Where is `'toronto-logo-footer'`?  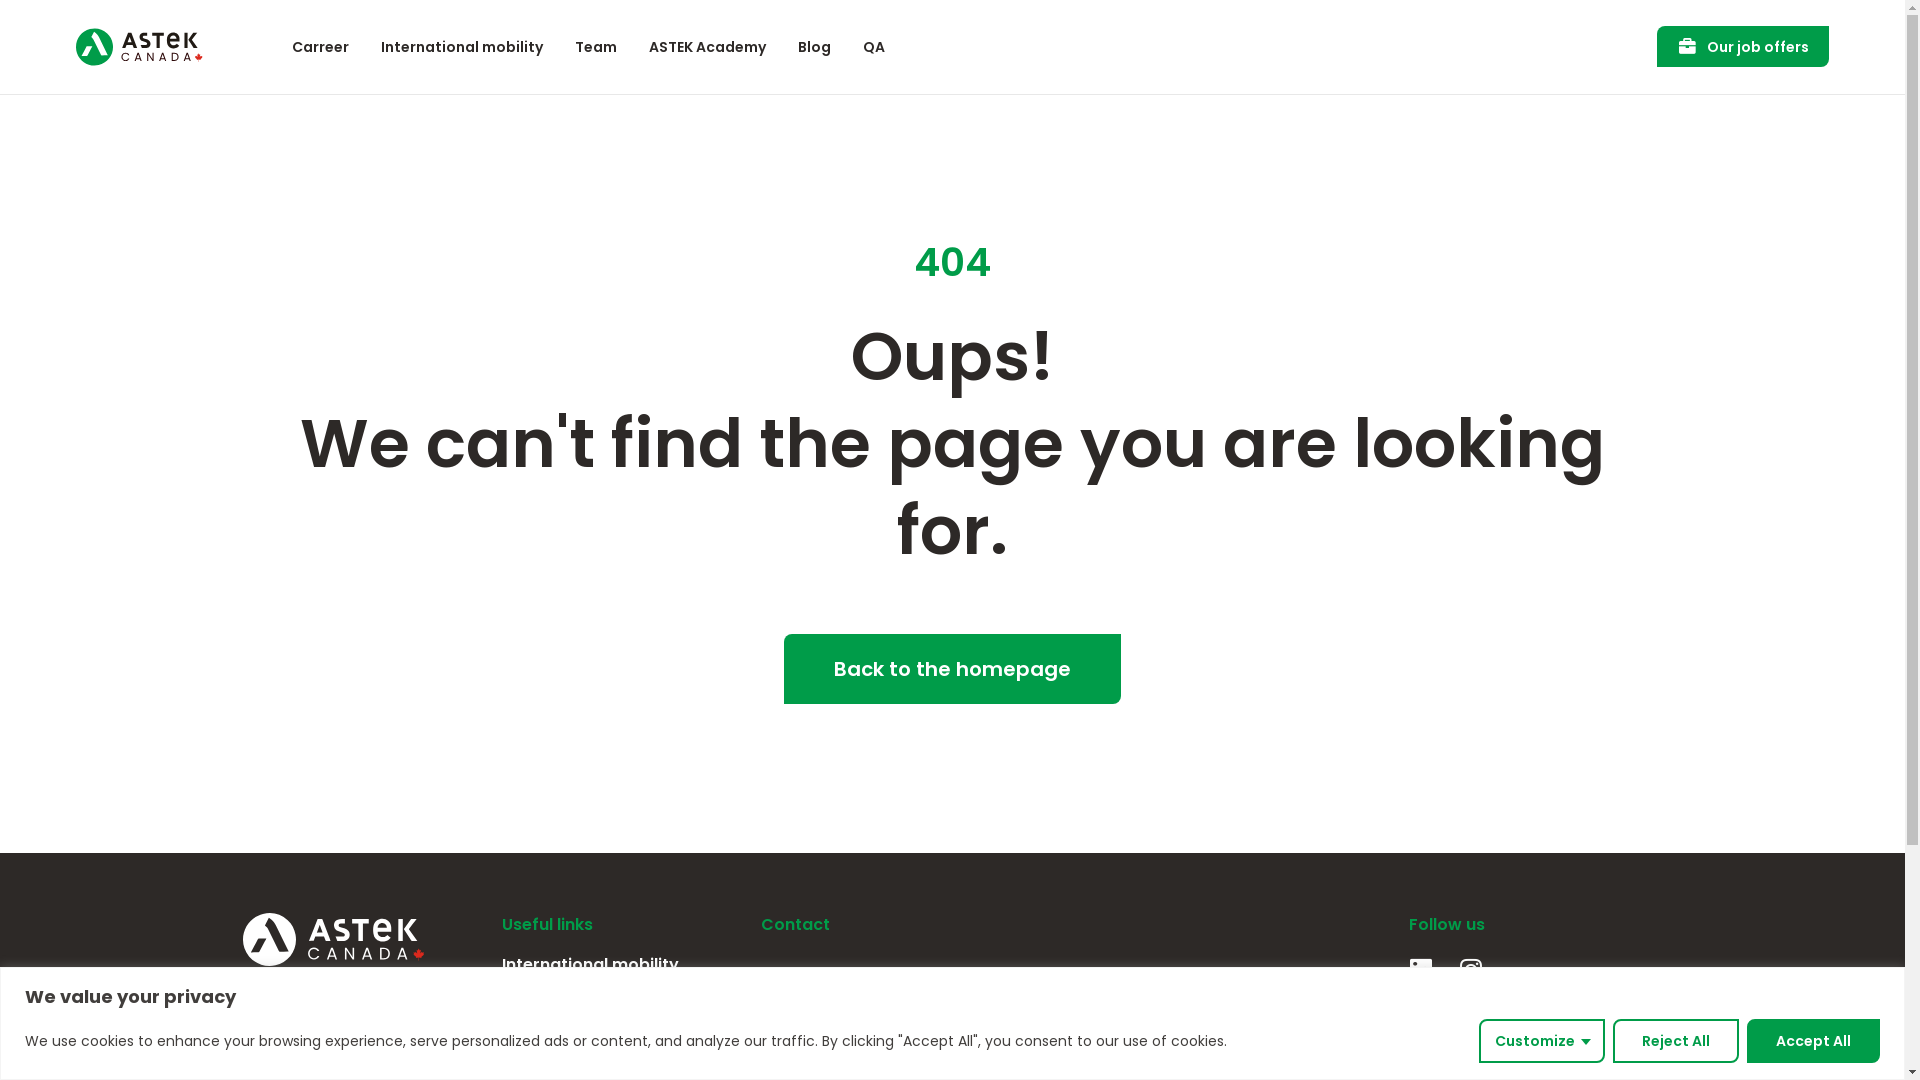
'toronto-logo-footer' is located at coordinates (1083, 986).